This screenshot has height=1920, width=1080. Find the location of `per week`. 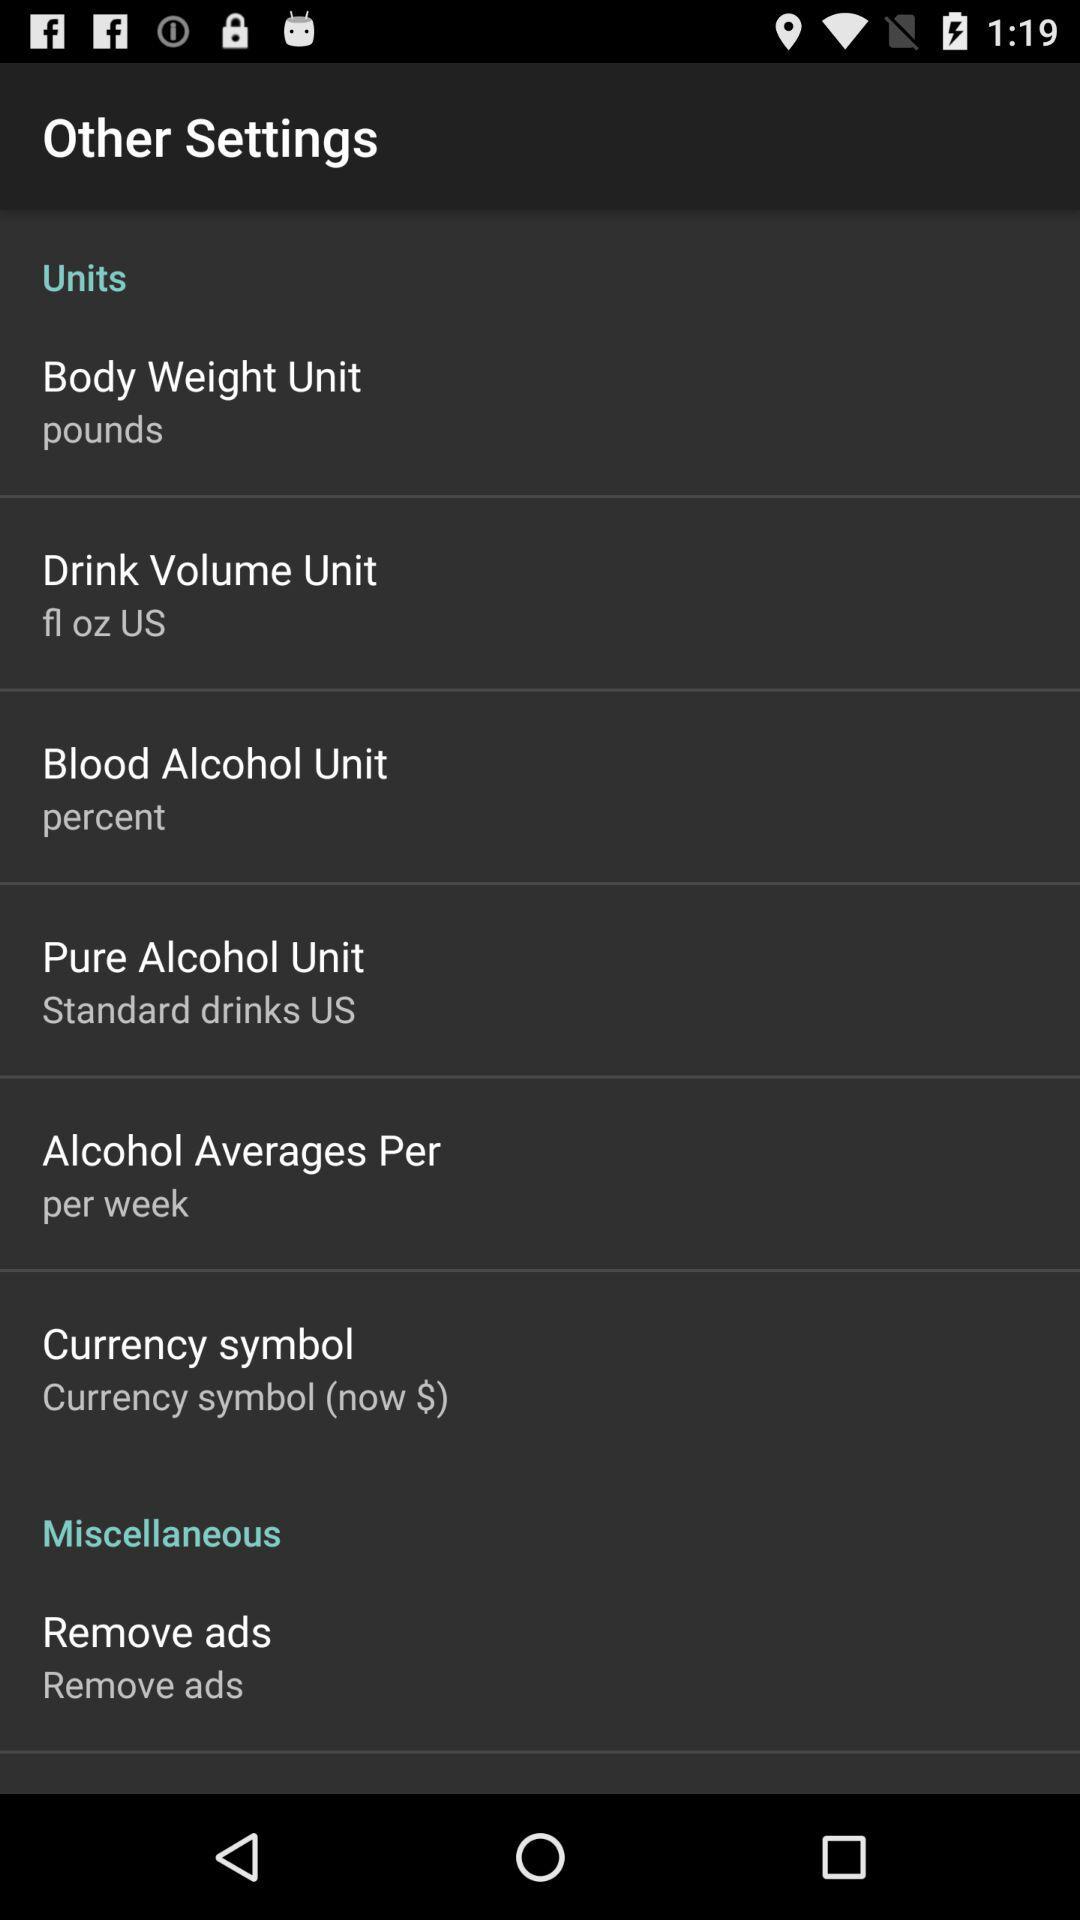

per week is located at coordinates (115, 1201).